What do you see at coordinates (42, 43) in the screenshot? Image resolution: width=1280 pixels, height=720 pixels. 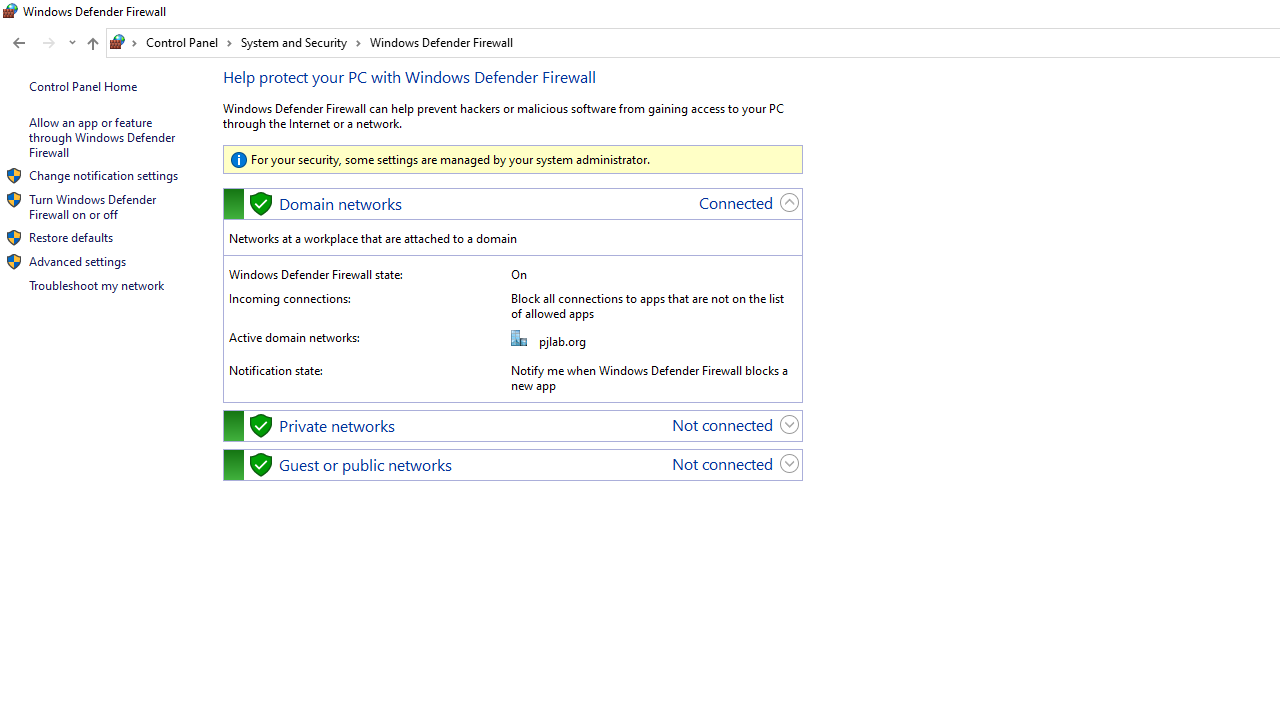 I see `'Navigation buttons'` at bounding box center [42, 43].